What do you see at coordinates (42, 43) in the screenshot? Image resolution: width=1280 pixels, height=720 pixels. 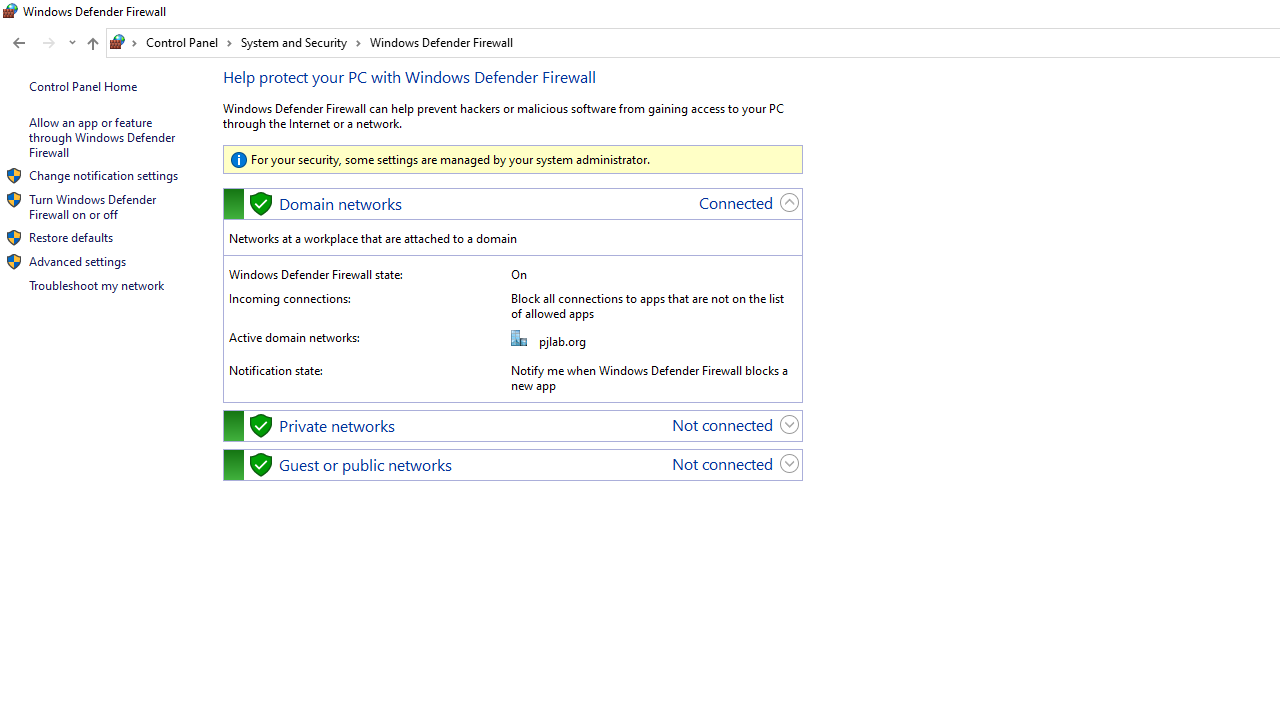 I see `'Navigation buttons'` at bounding box center [42, 43].